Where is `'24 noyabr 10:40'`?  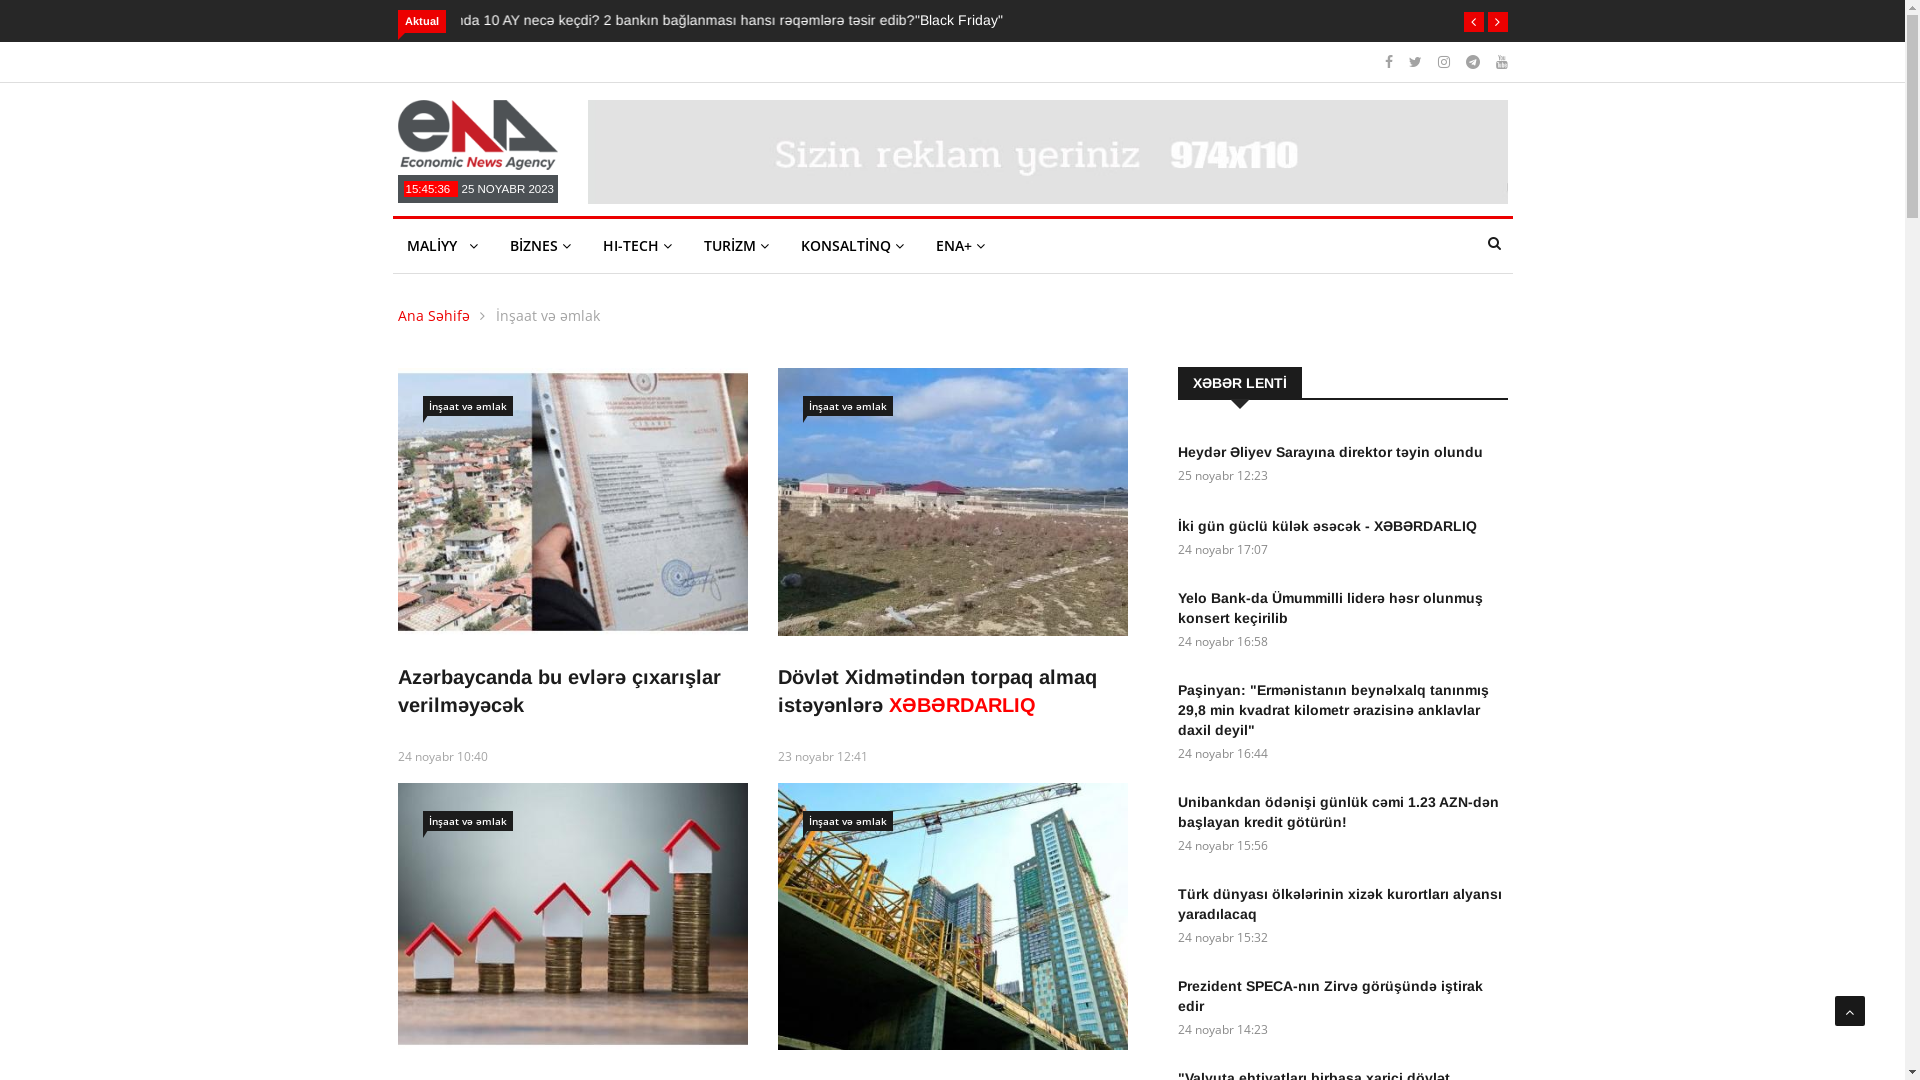
'24 noyabr 10:40' is located at coordinates (441, 756).